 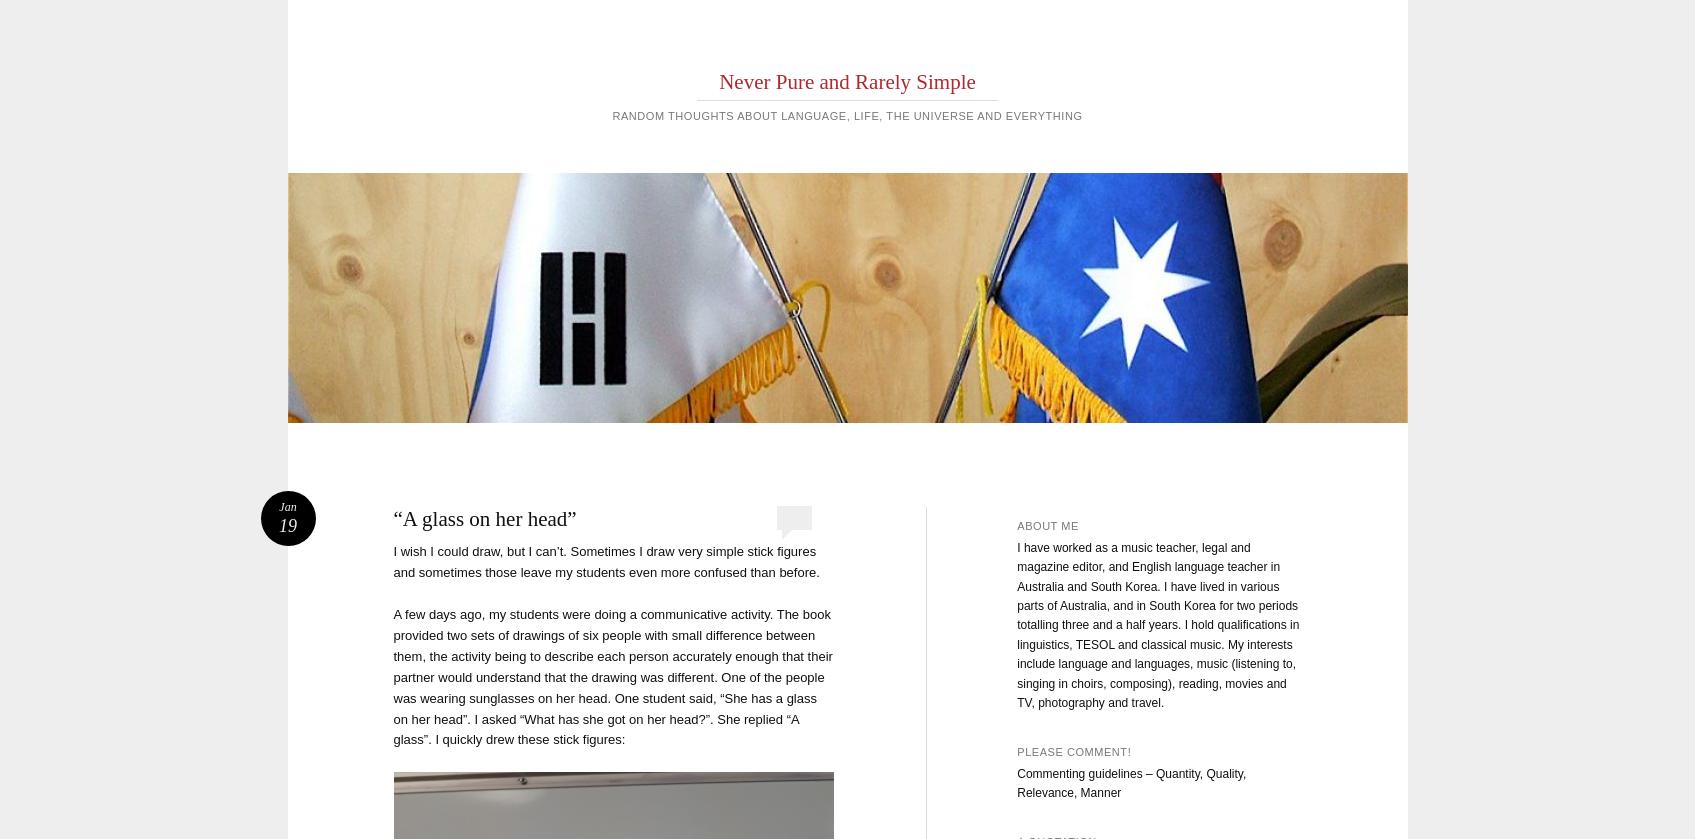 What do you see at coordinates (1073, 750) in the screenshot?
I see `'Please comment!'` at bounding box center [1073, 750].